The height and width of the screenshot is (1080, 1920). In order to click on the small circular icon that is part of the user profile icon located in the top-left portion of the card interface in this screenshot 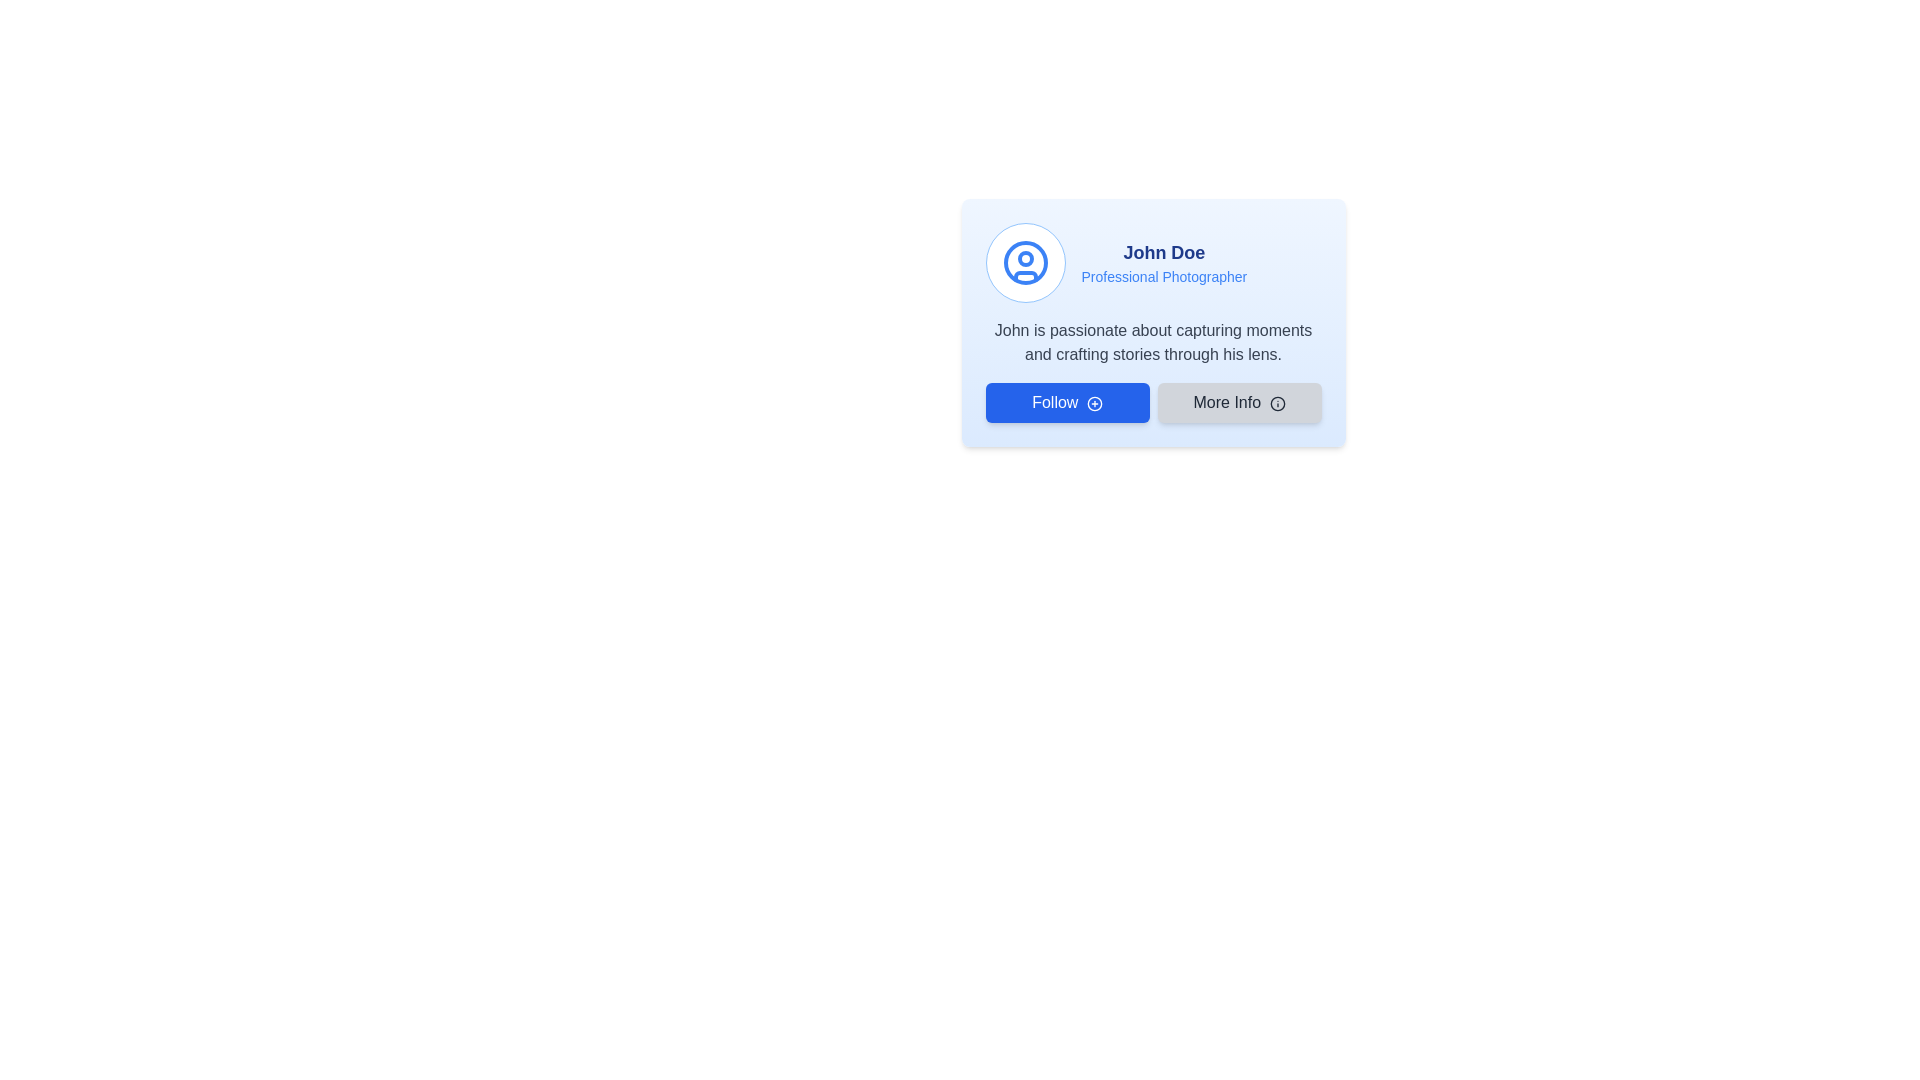, I will do `click(1025, 257)`.